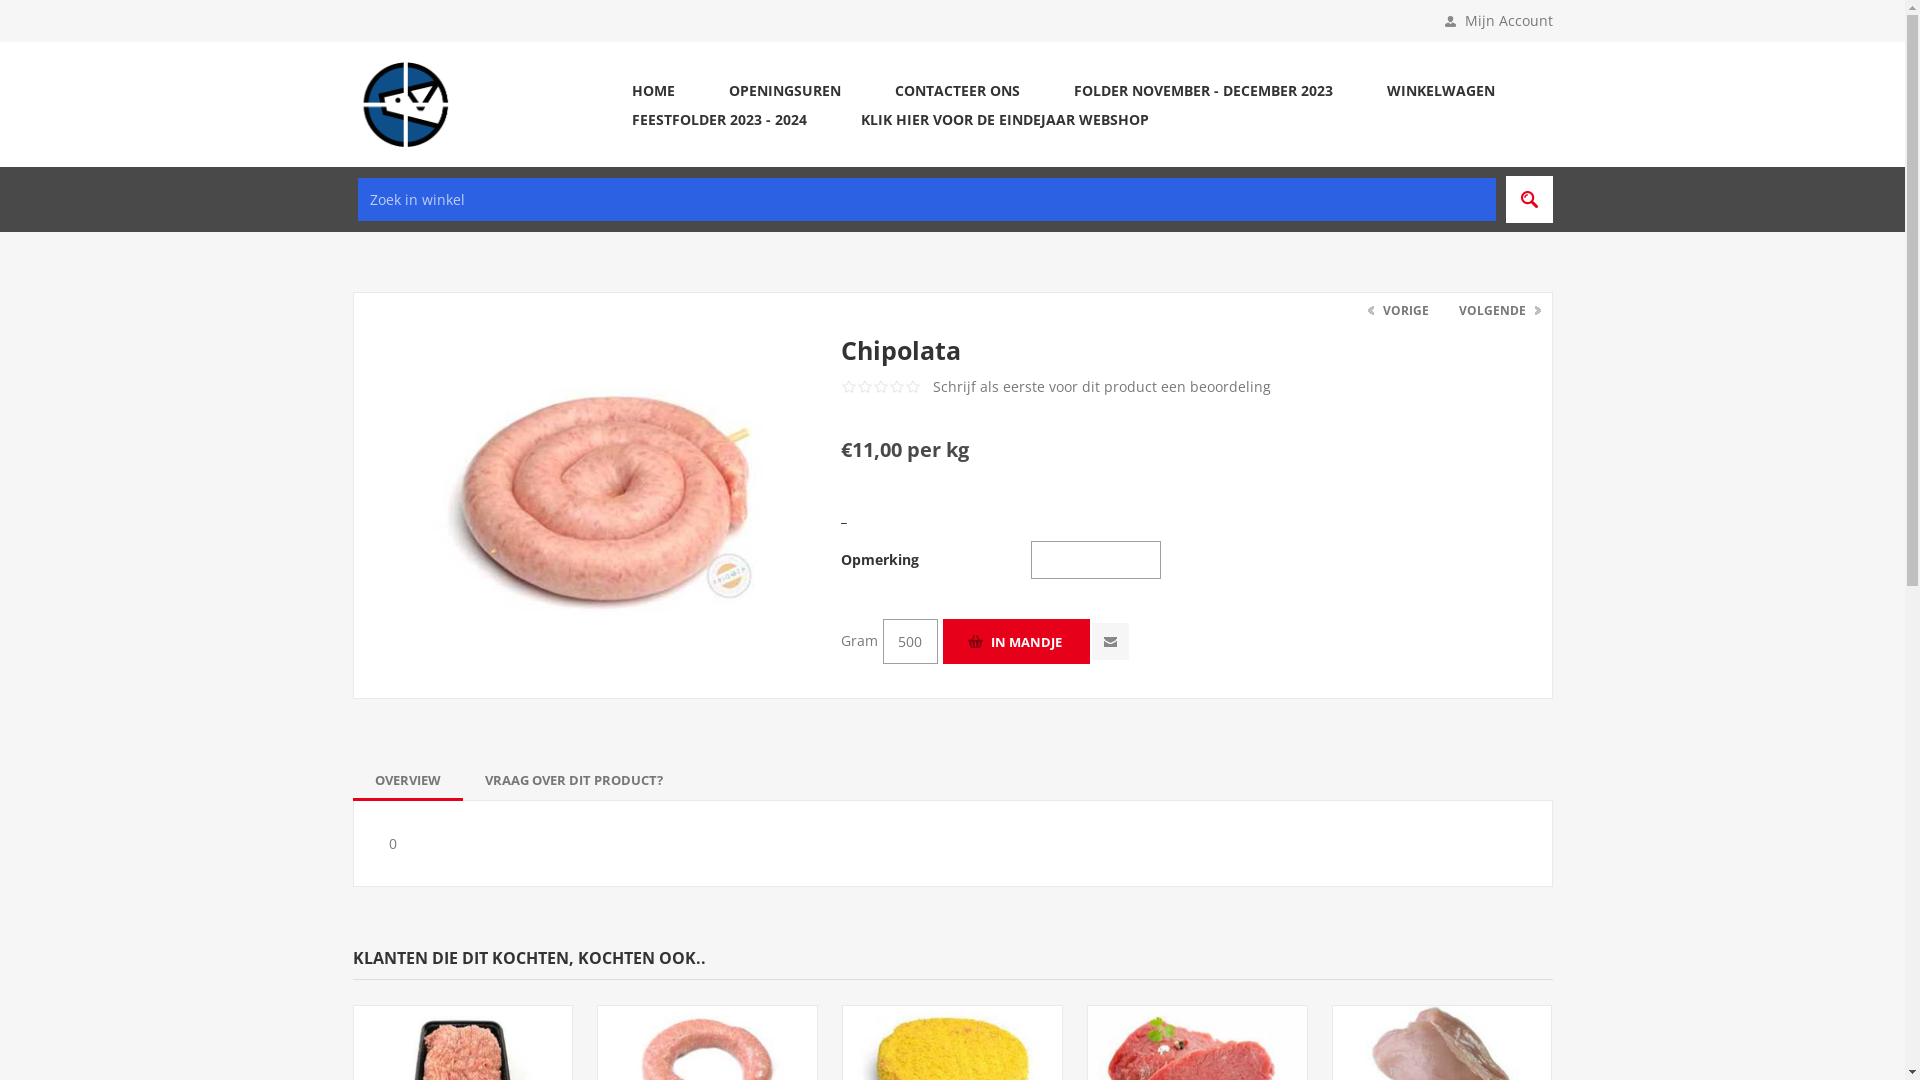  Describe the element at coordinates (868, 90) in the screenshot. I see `'CONTACTEER ONS'` at that location.